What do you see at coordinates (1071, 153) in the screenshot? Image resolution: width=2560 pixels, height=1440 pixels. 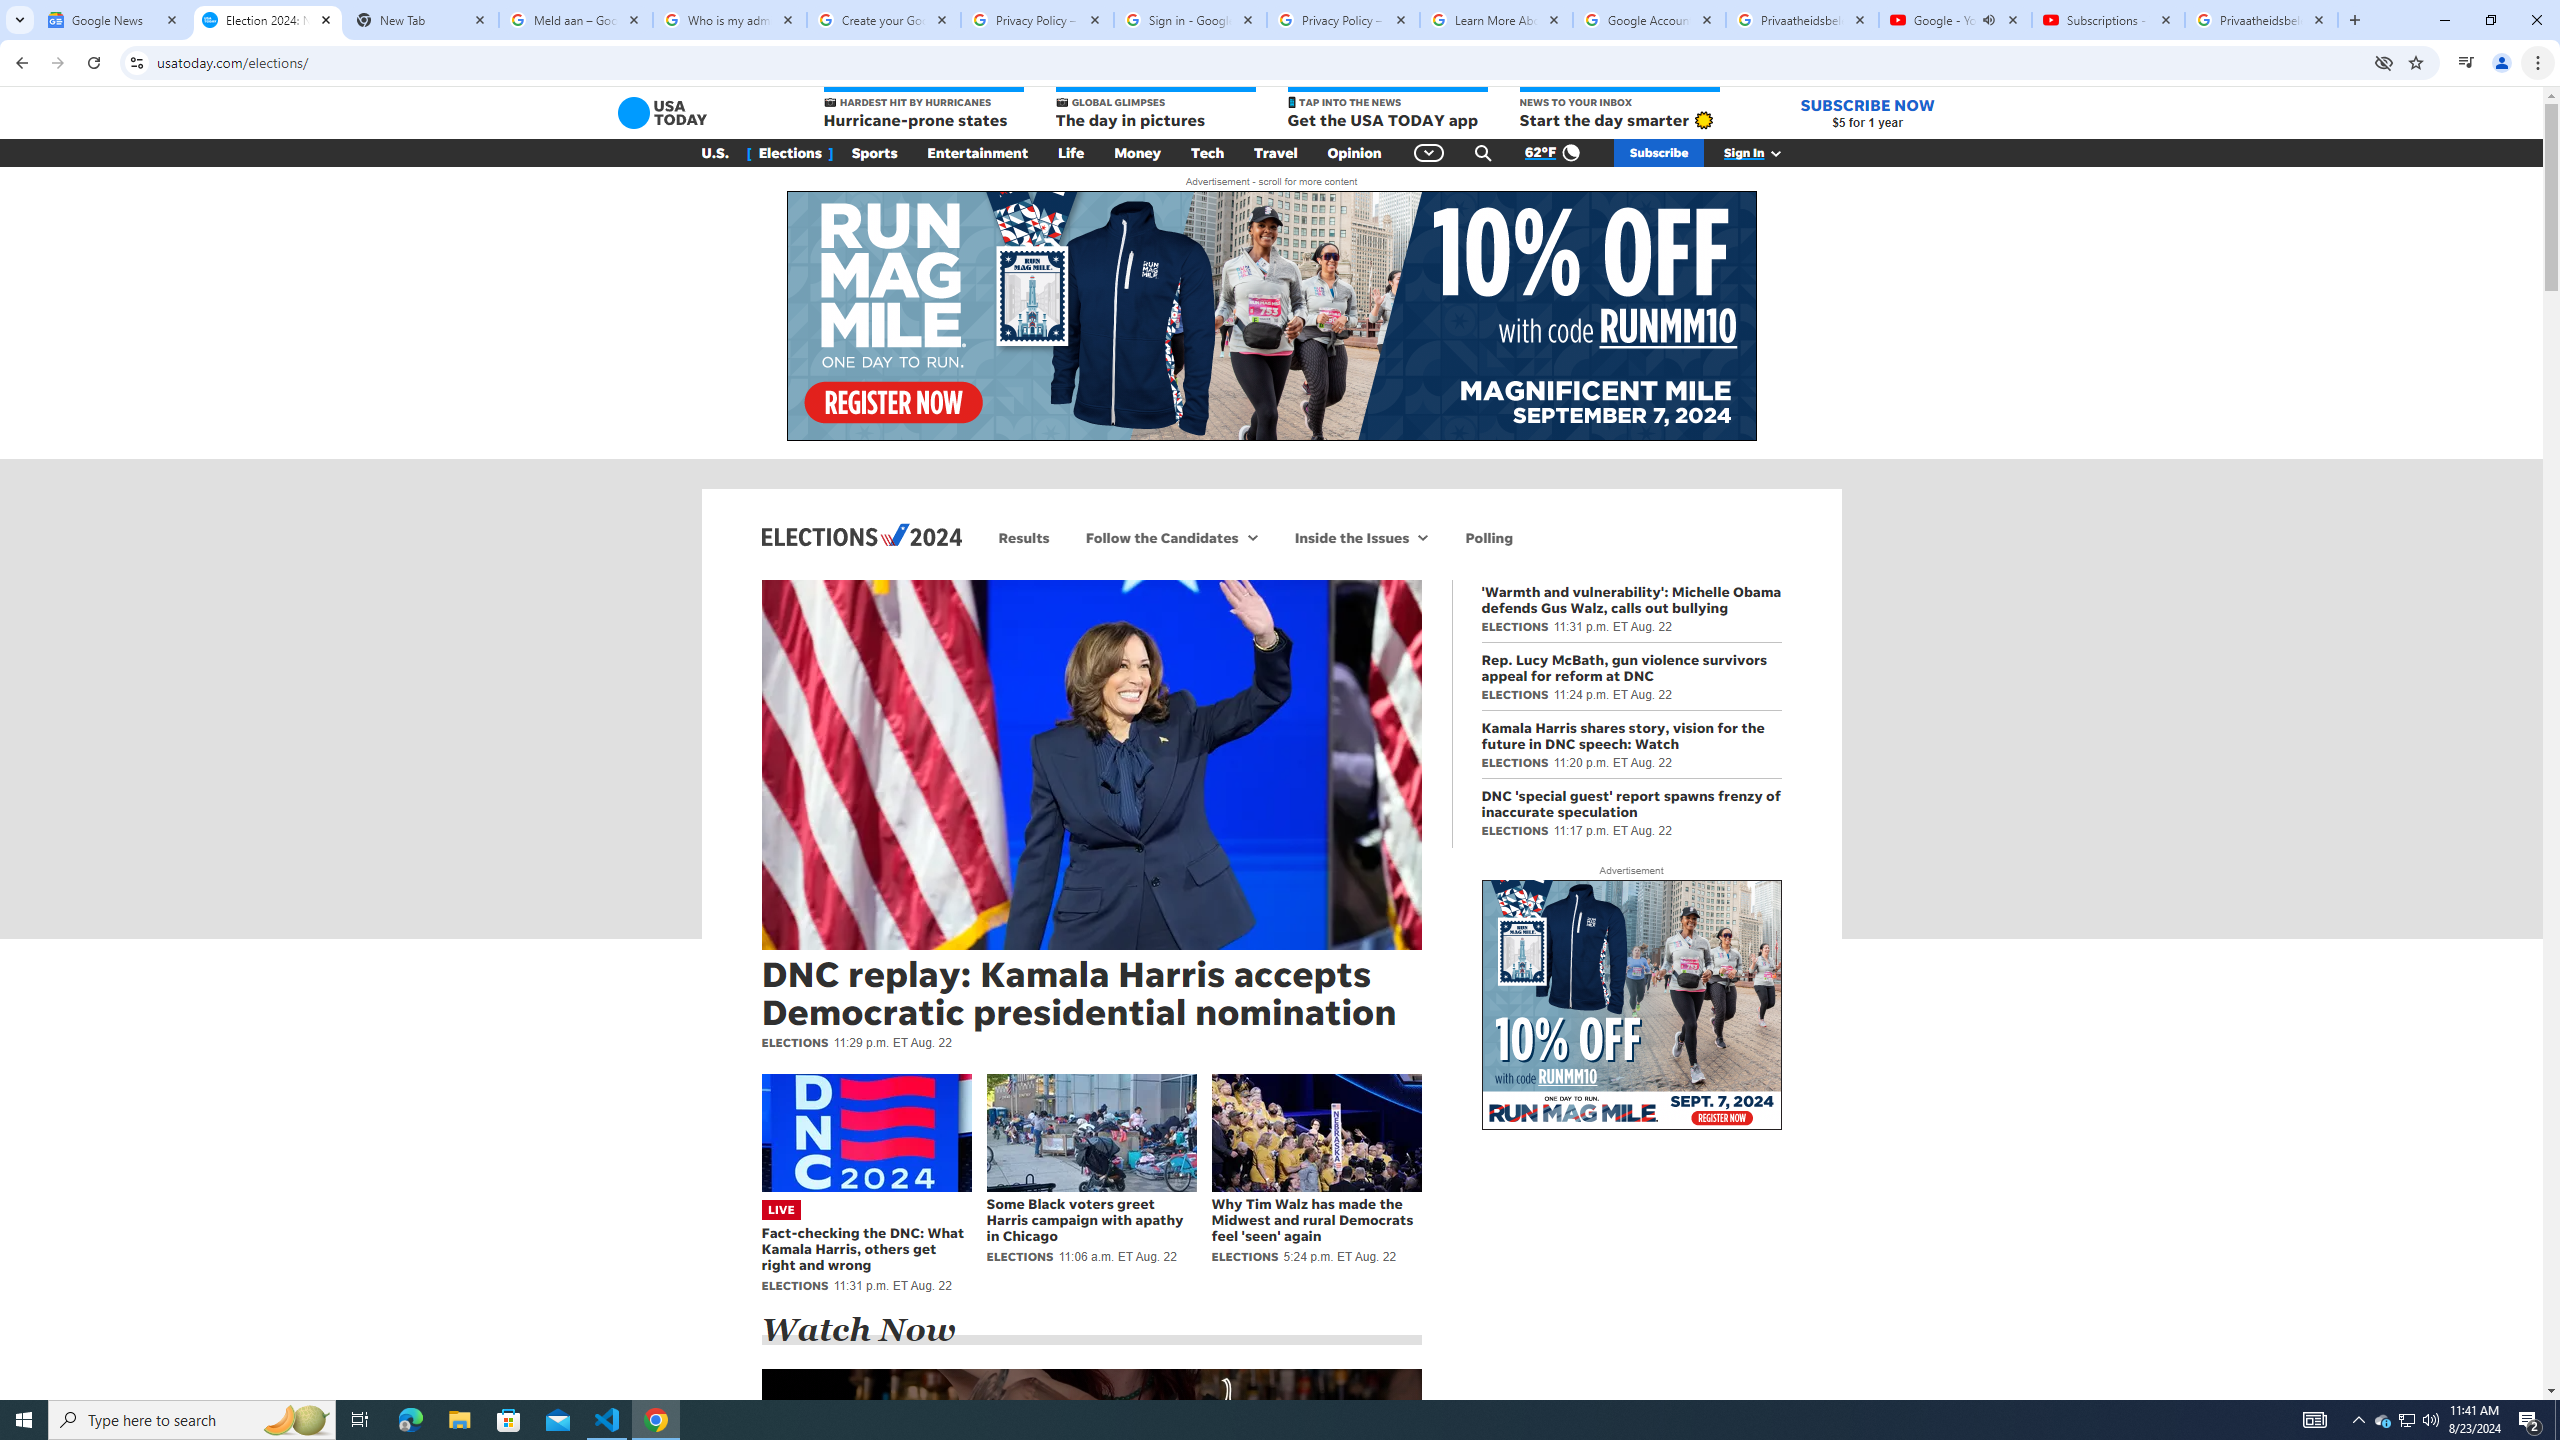 I see `'Life'` at bounding box center [1071, 153].